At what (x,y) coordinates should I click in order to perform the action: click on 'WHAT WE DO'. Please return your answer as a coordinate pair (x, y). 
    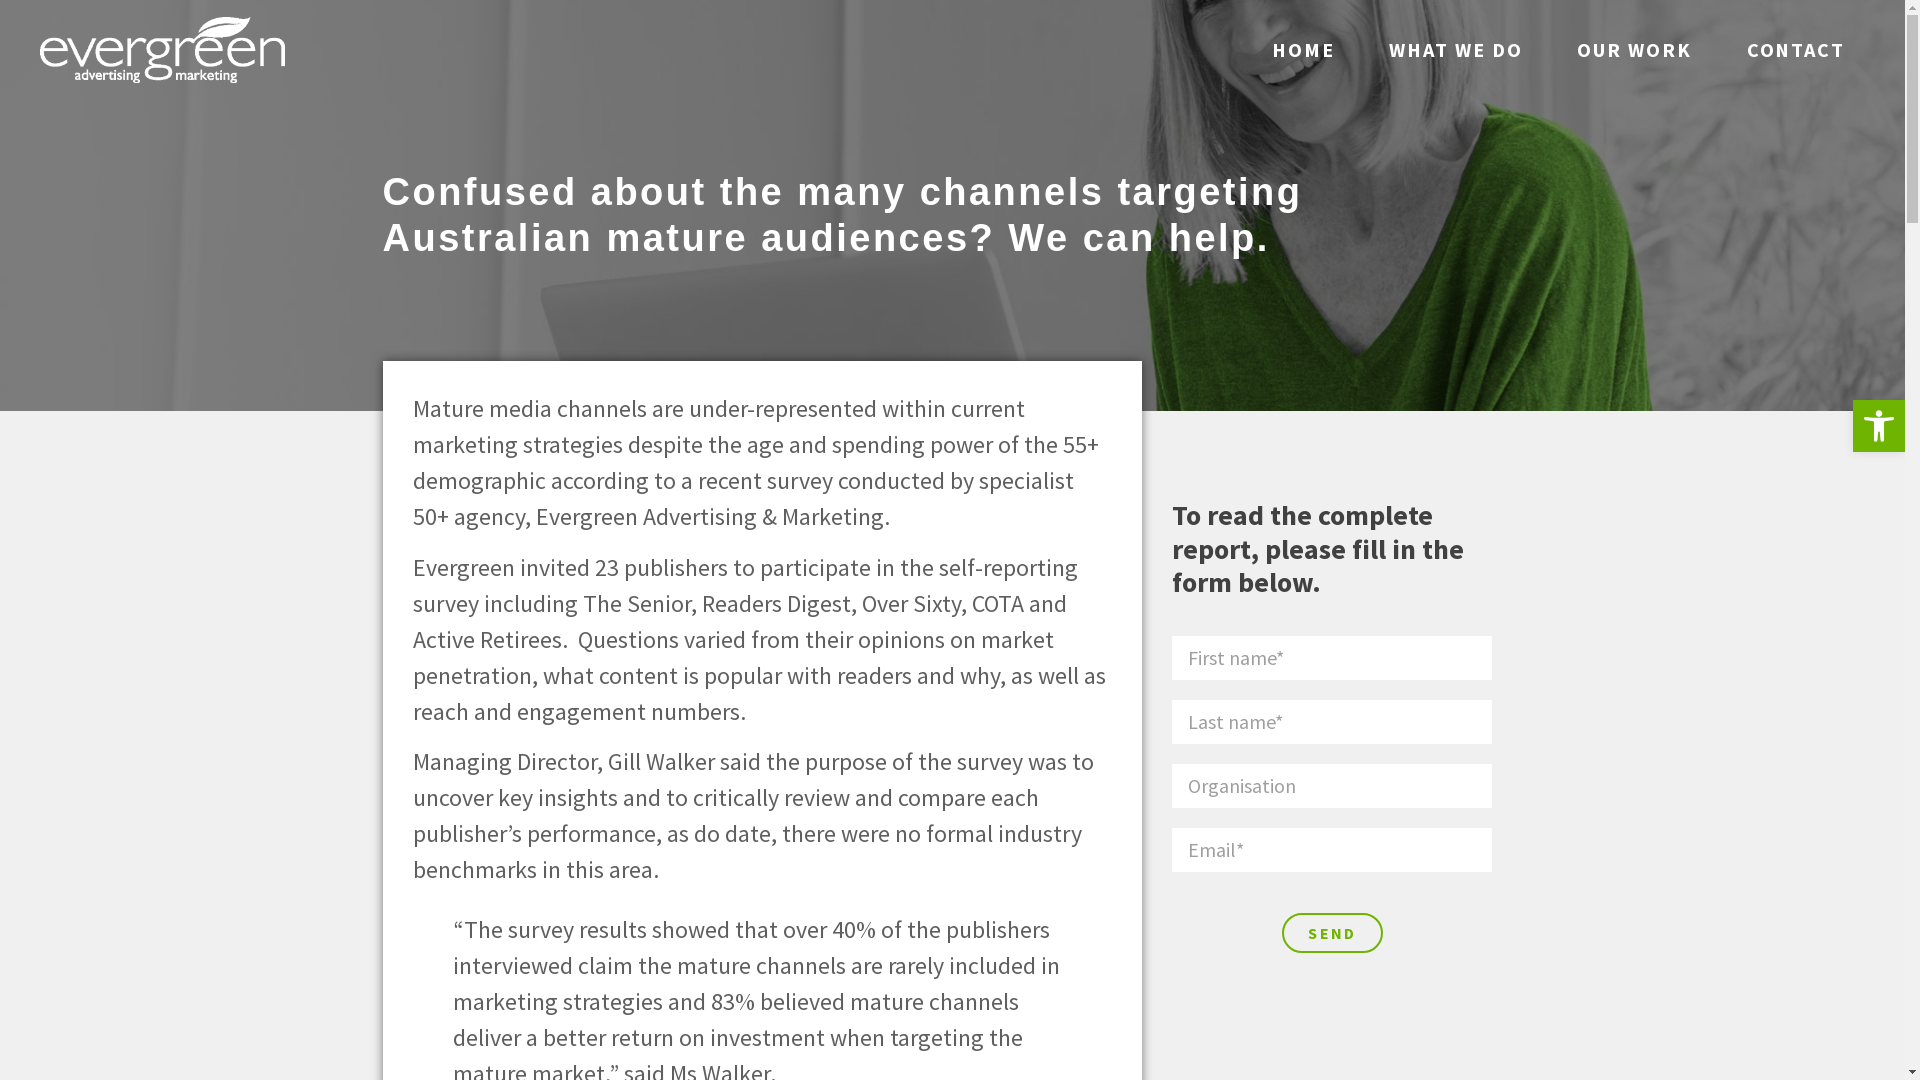
    Looking at the image, I should click on (1455, 49).